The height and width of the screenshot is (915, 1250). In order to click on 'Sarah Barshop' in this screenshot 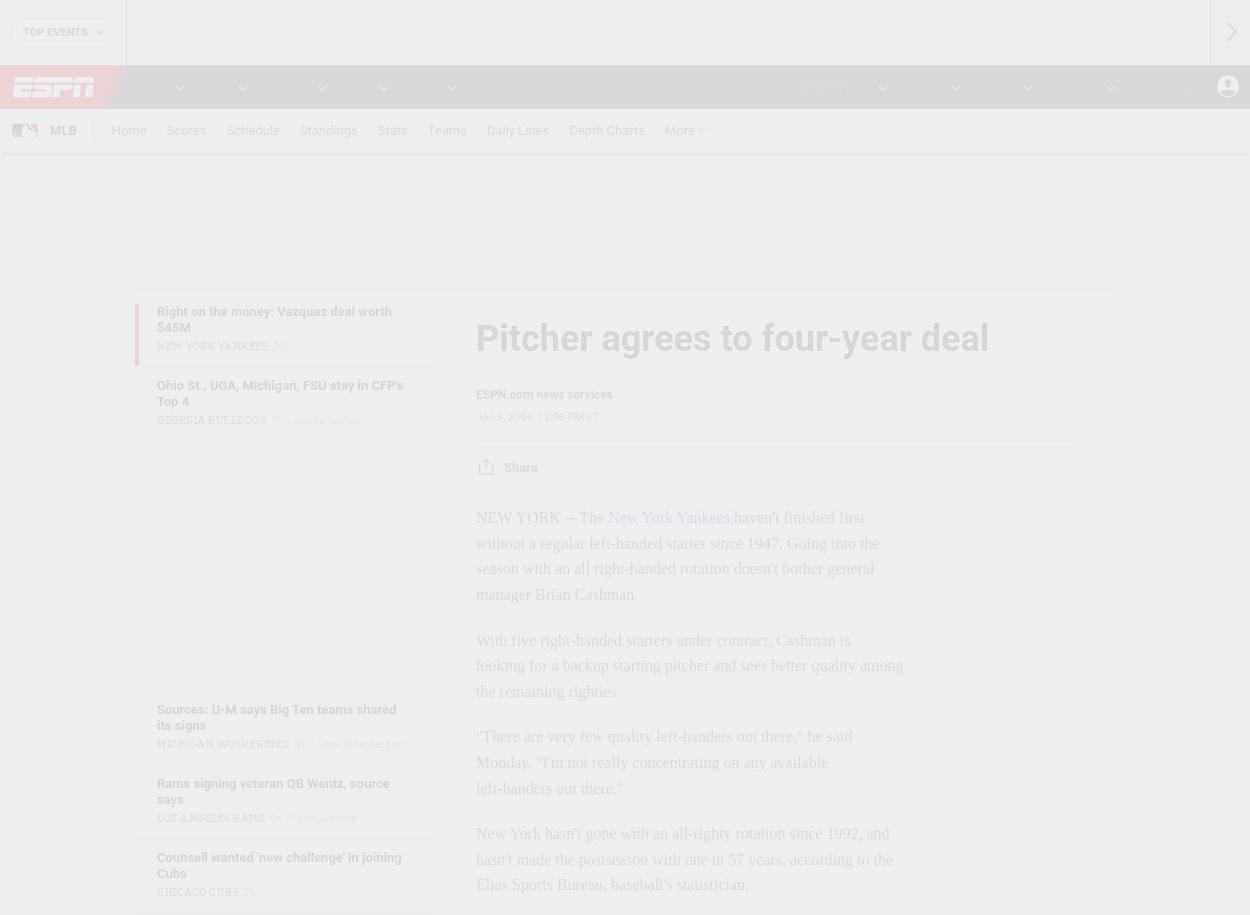, I will do `click(322, 818)`.